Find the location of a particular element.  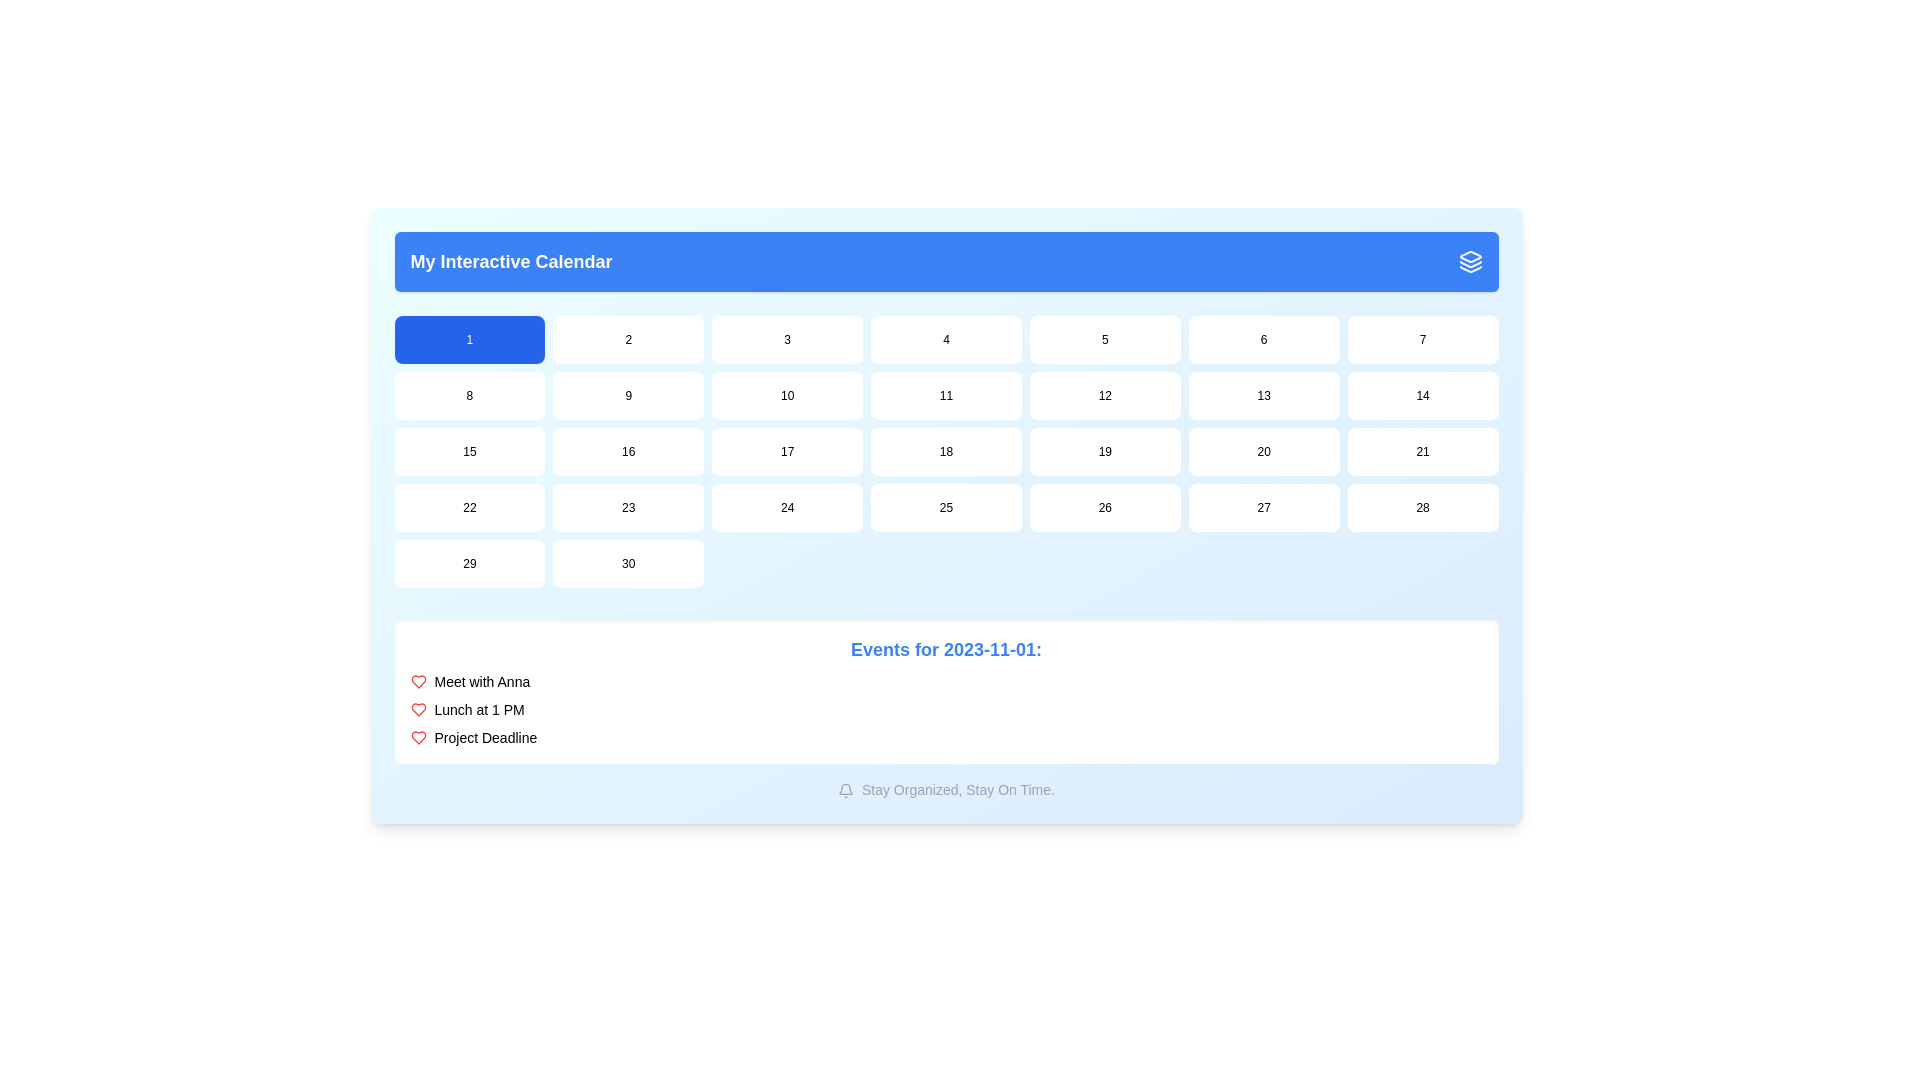

the interactive date selector button located in the fifth row and fourth column of the calendar interface is located at coordinates (945, 507).